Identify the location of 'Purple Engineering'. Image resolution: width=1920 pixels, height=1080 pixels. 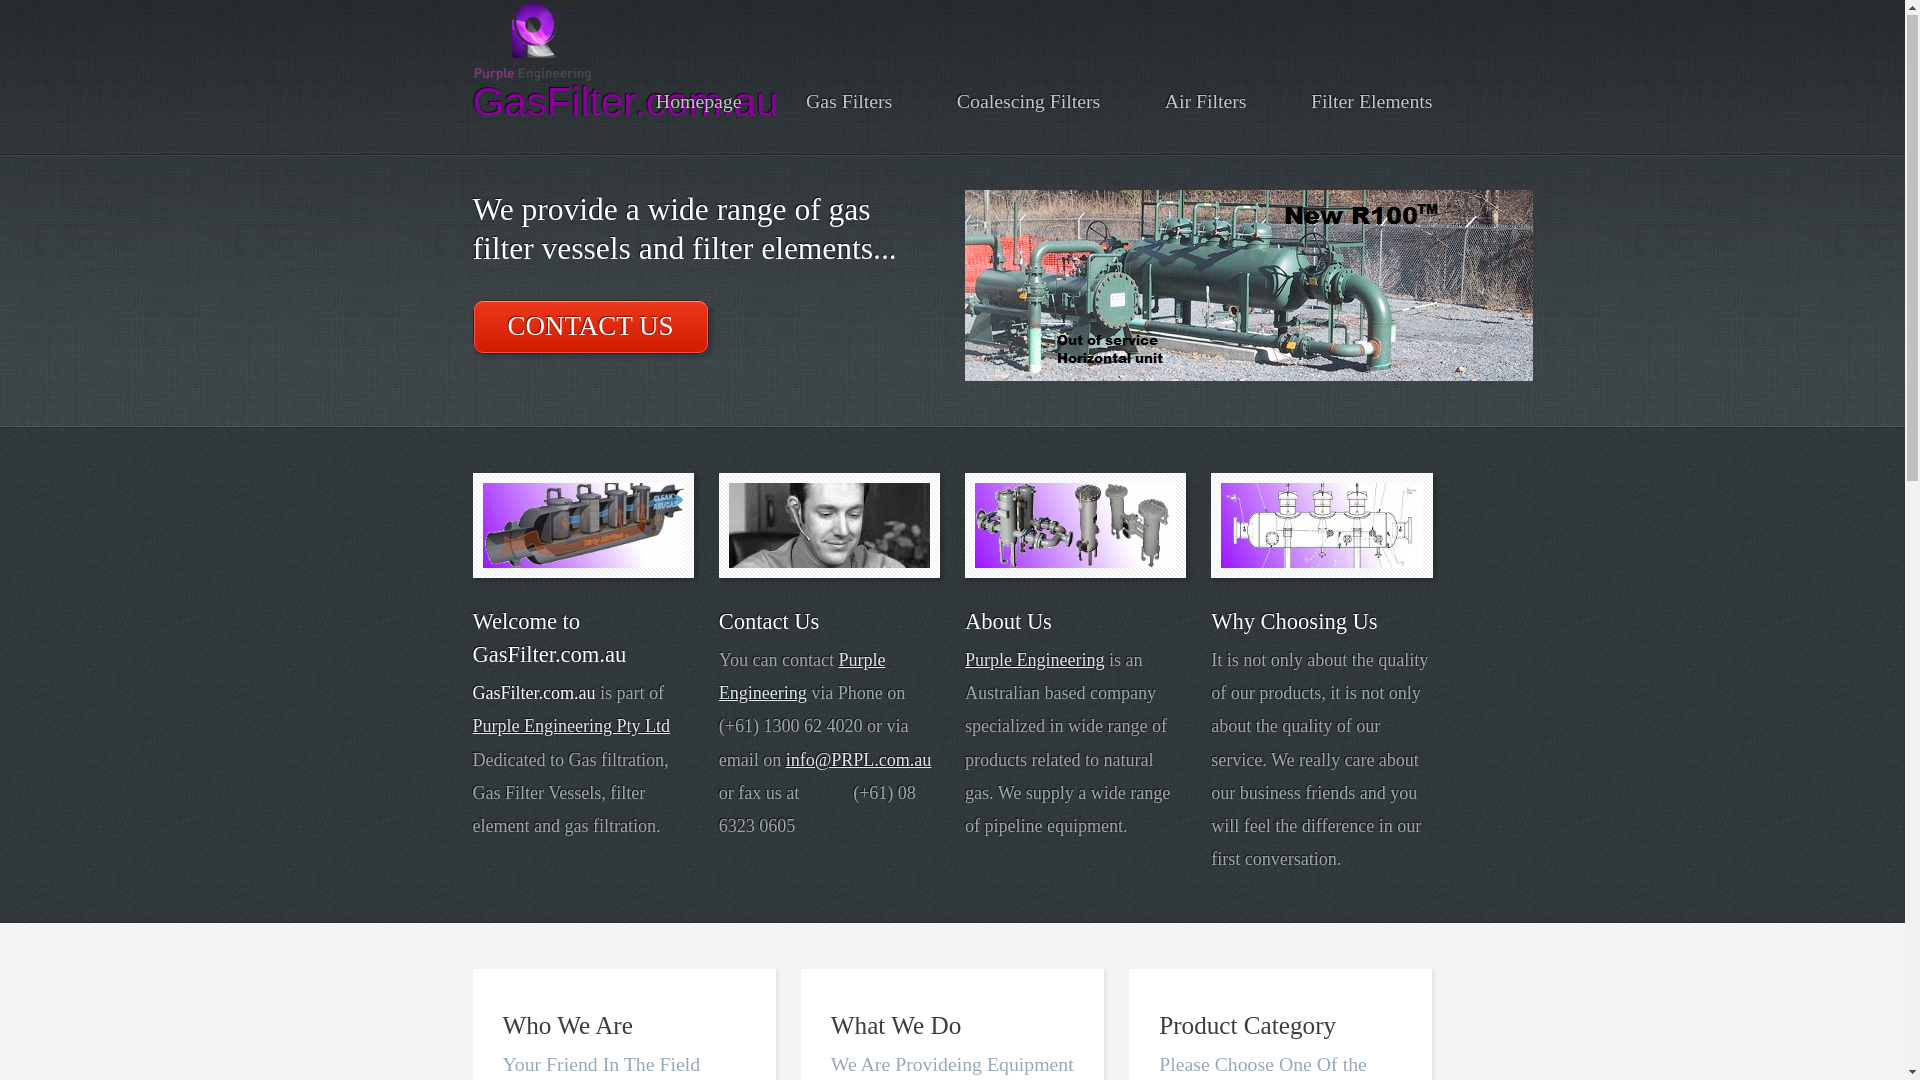
(1034, 660).